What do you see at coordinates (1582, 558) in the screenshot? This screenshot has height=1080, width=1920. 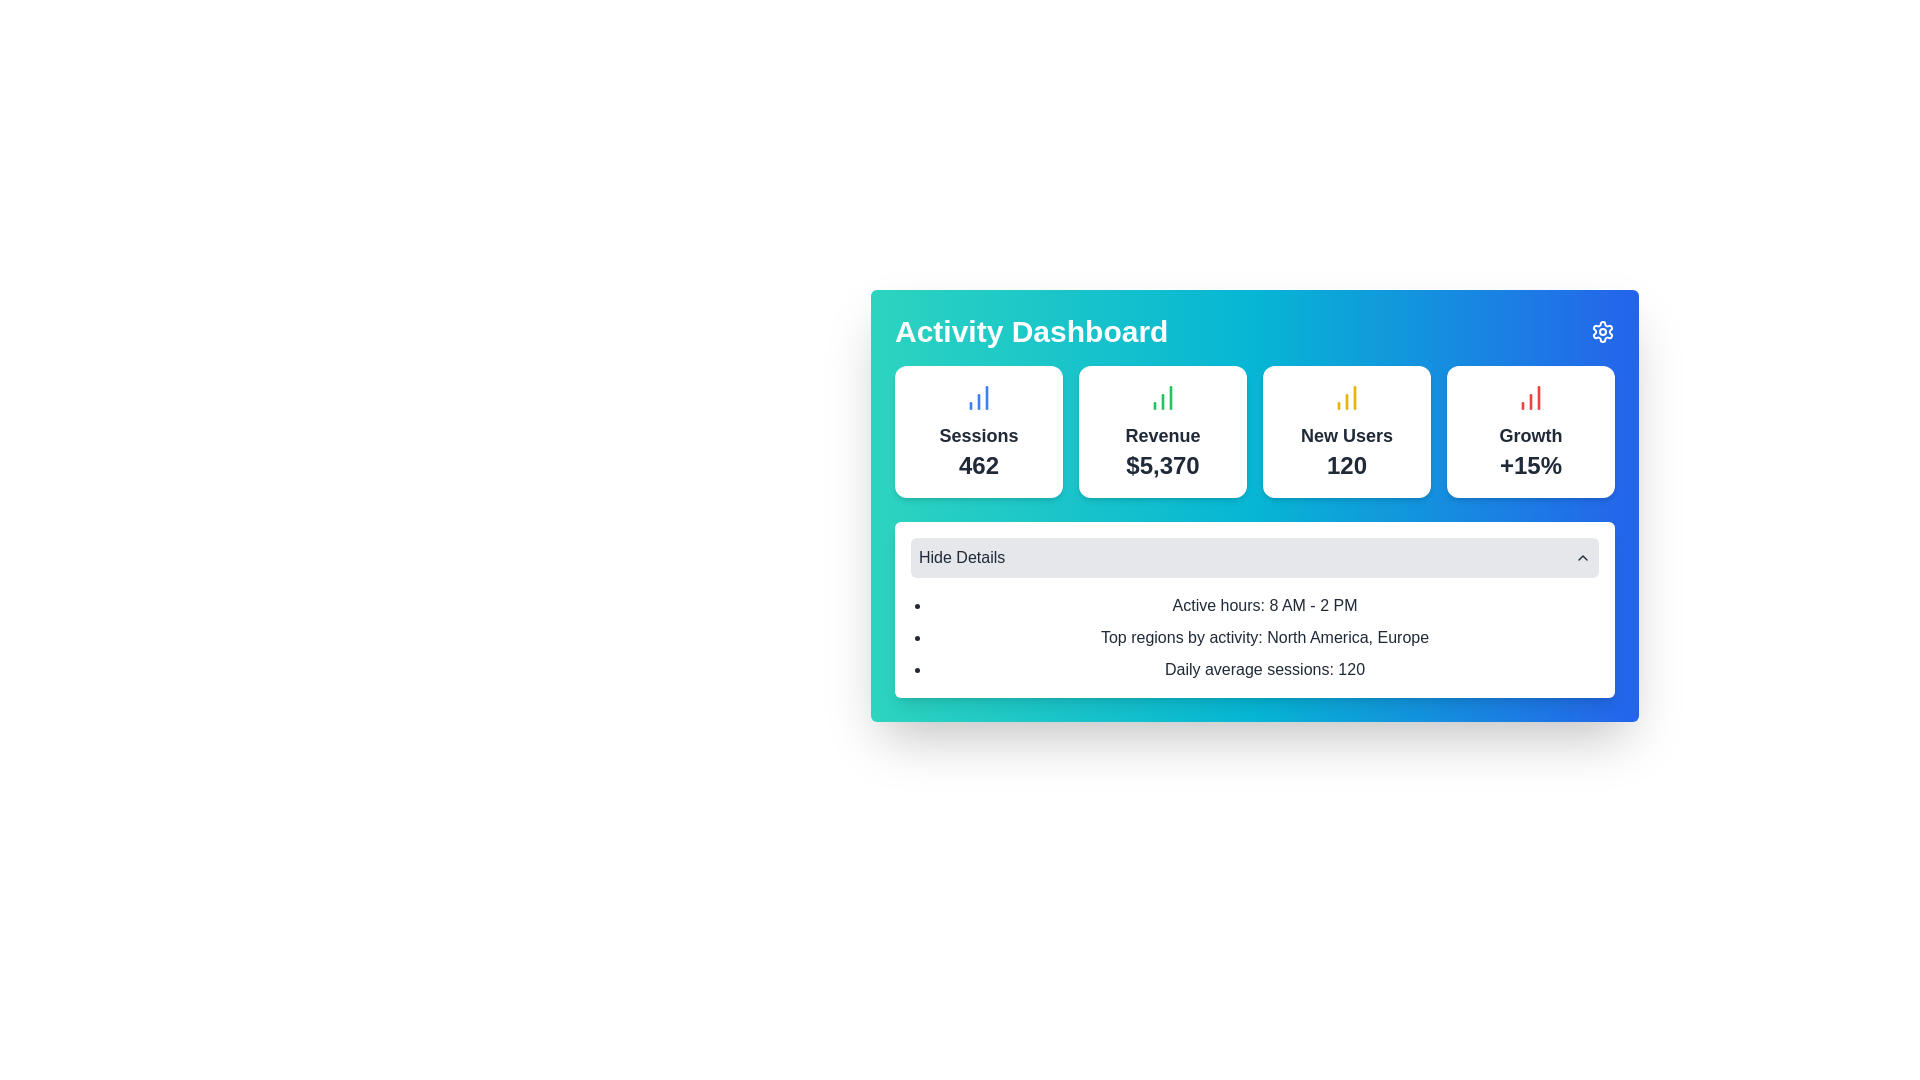 I see `the upward-pointing chevron icon located on the right edge of the 'Hide Details' button` at bounding box center [1582, 558].